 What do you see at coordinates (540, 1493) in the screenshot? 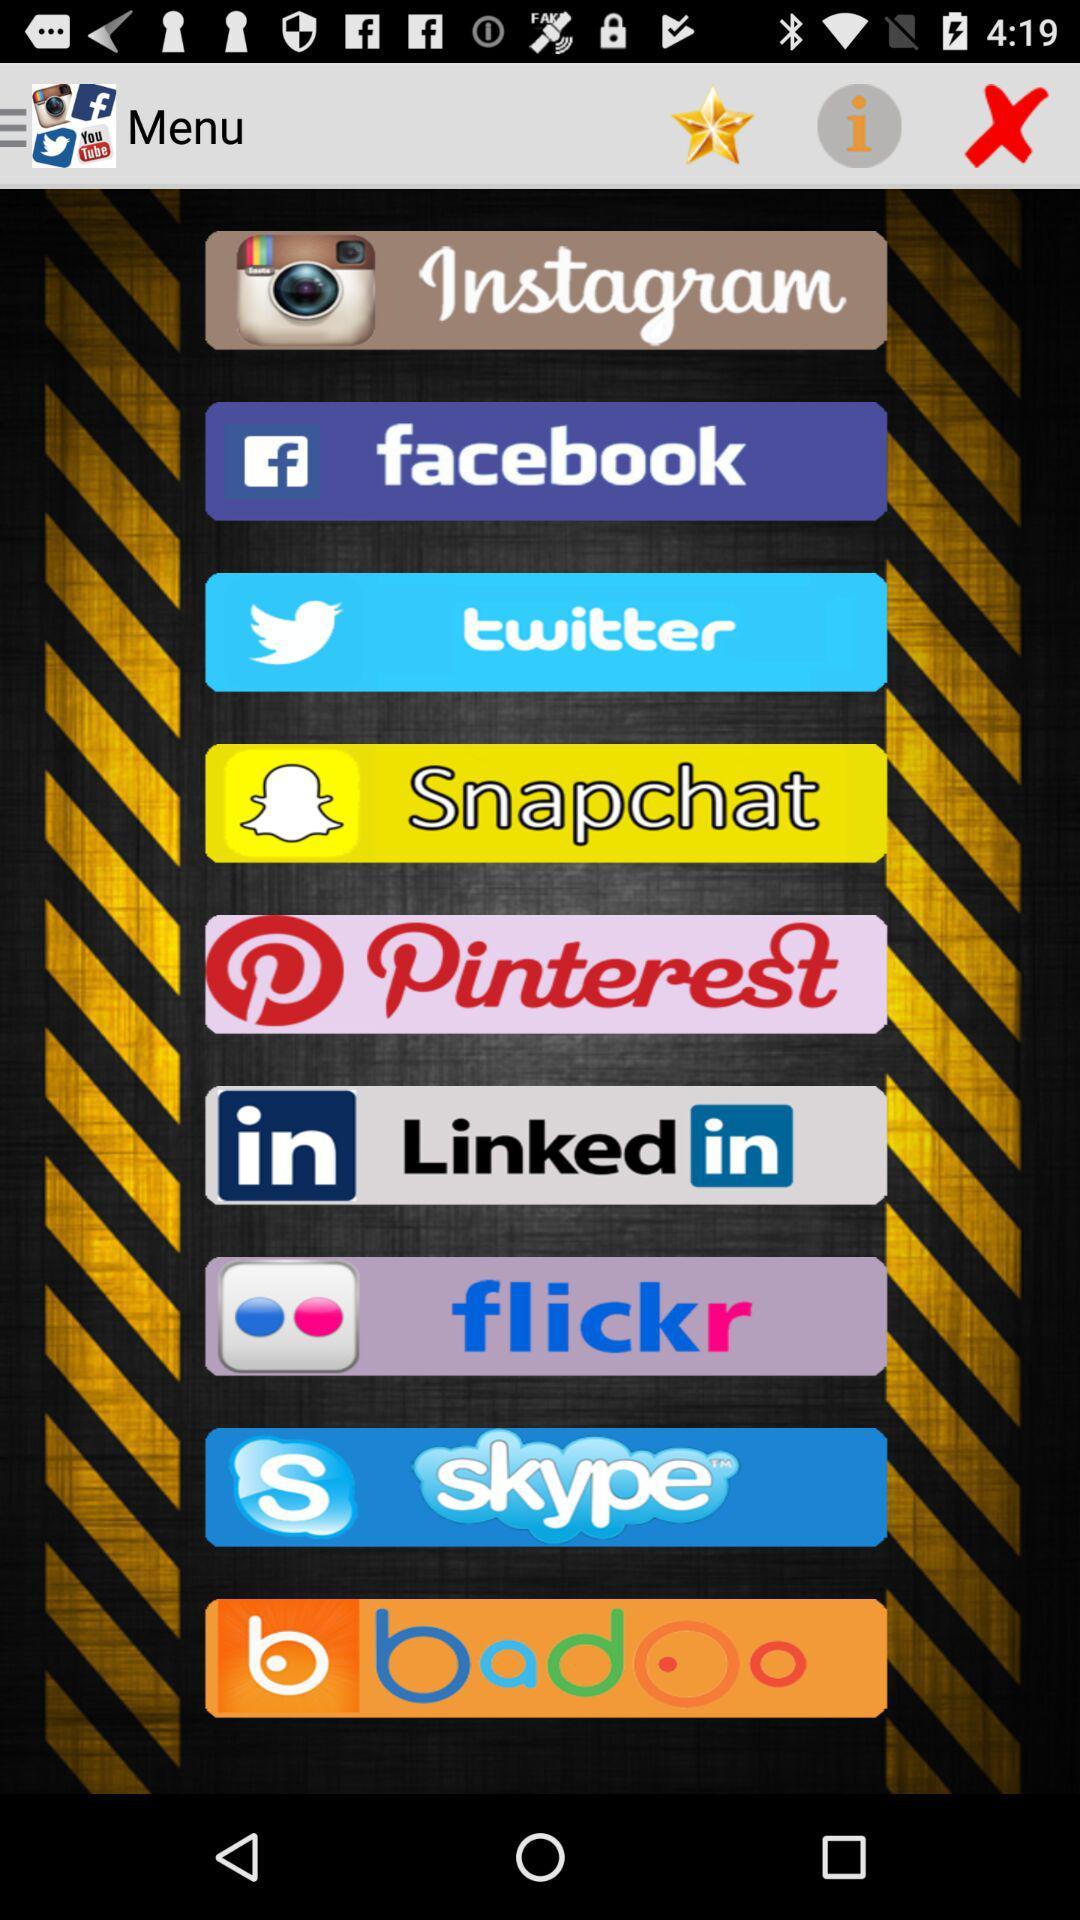
I see `the skype option` at bounding box center [540, 1493].